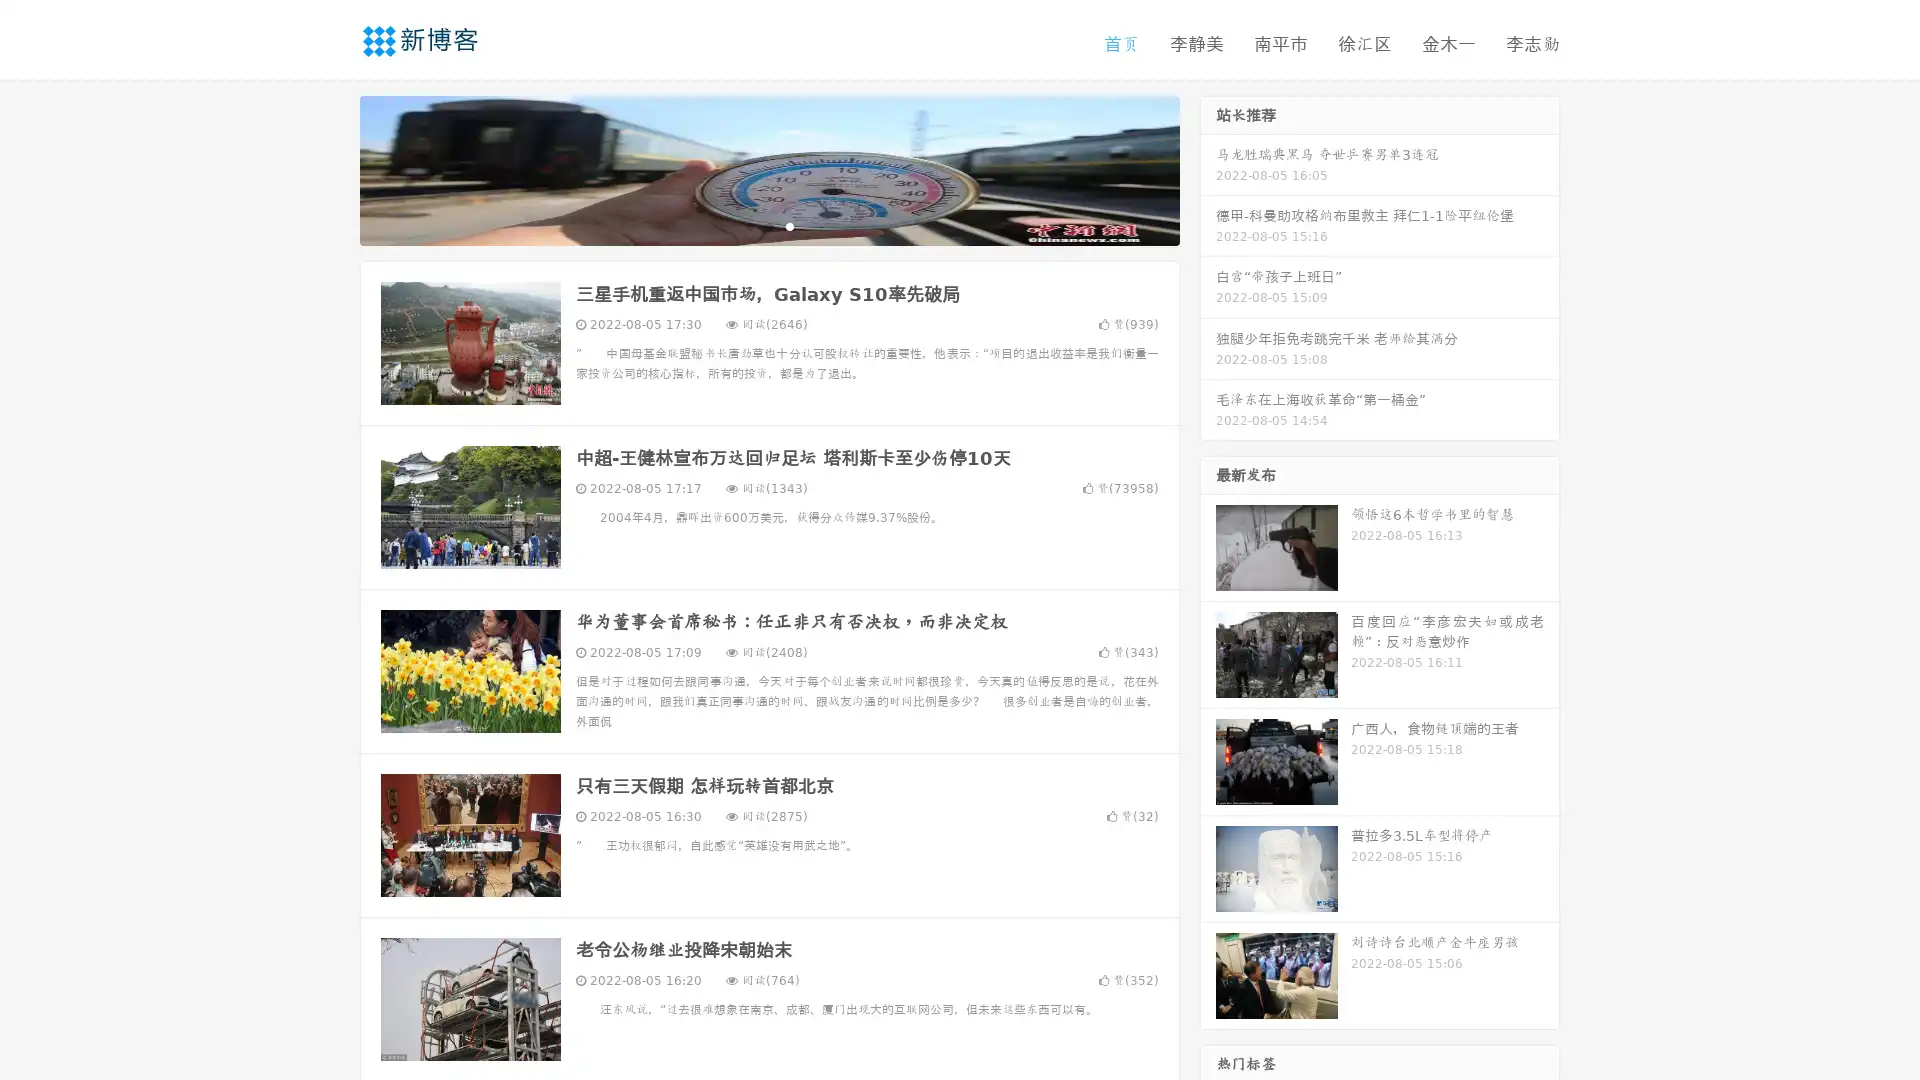  I want to click on Go to slide 3, so click(789, 225).